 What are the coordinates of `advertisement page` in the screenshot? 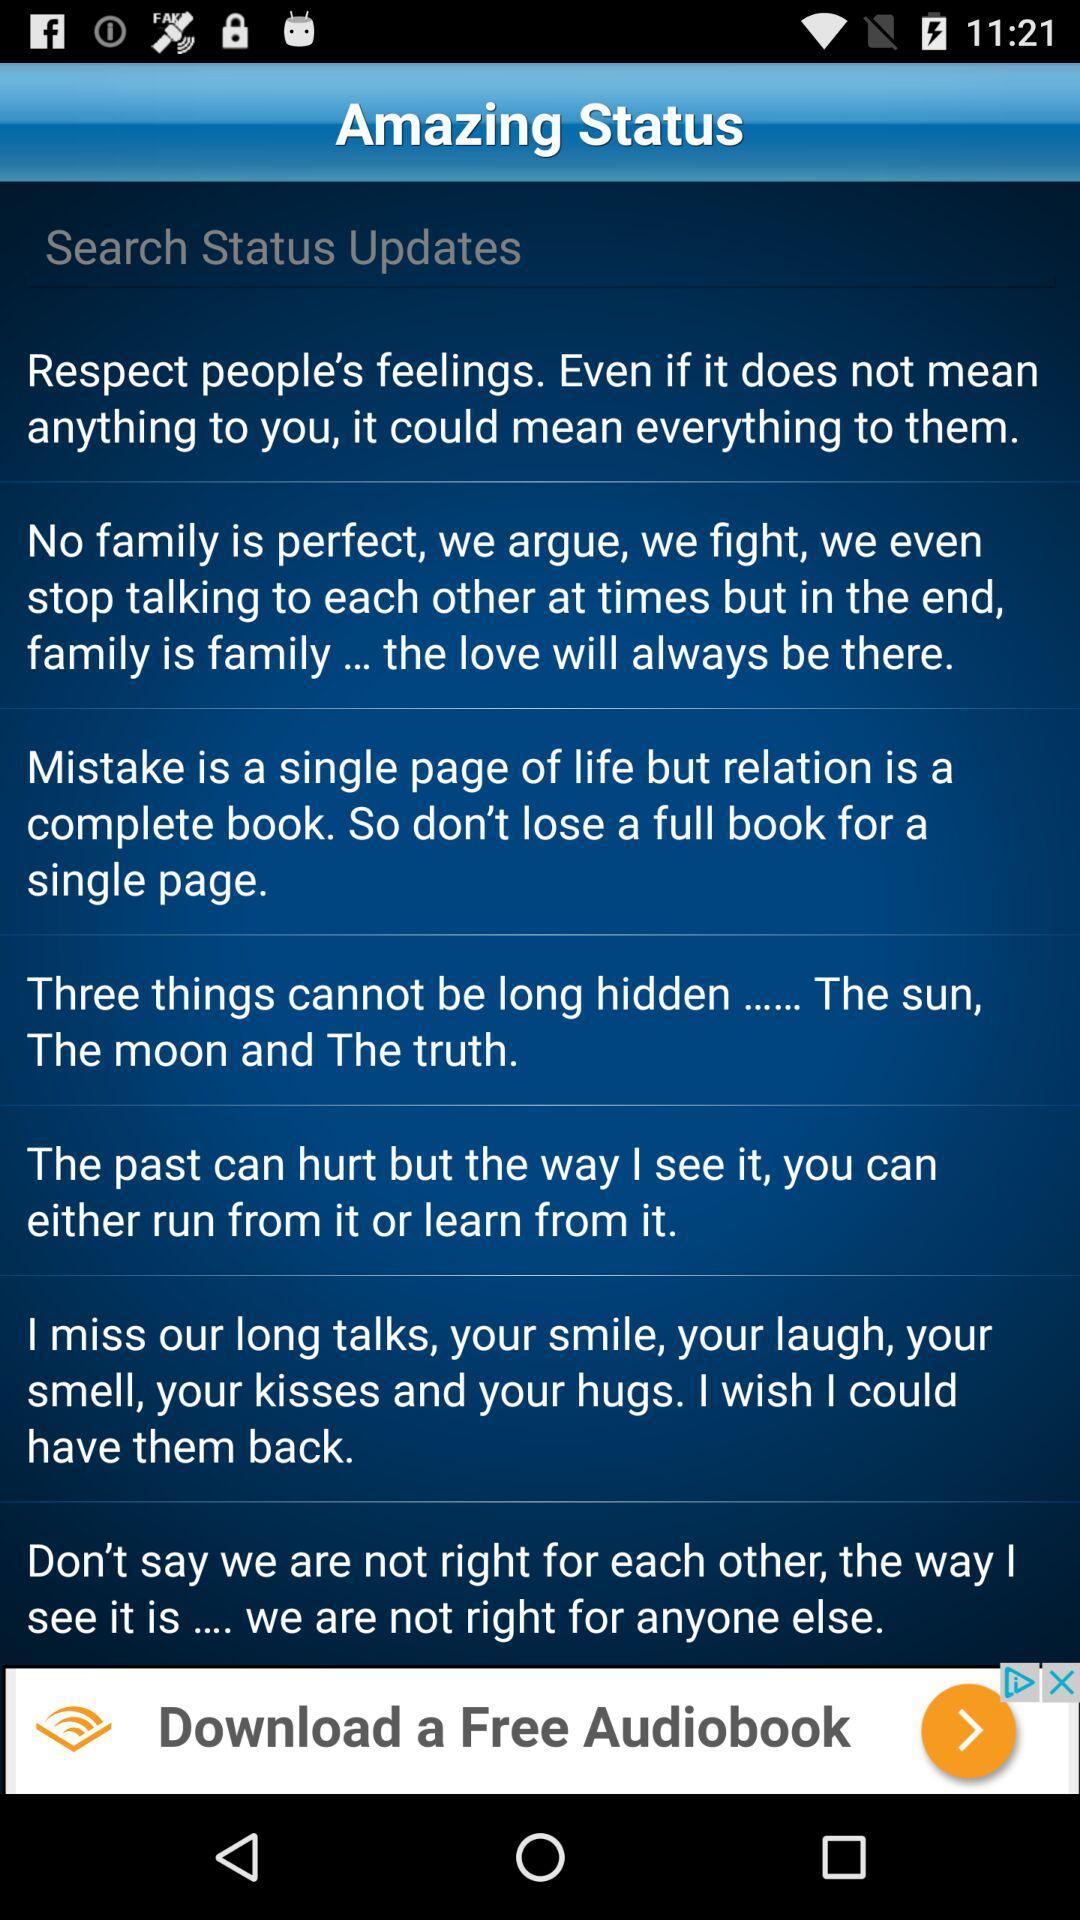 It's located at (540, 1727).